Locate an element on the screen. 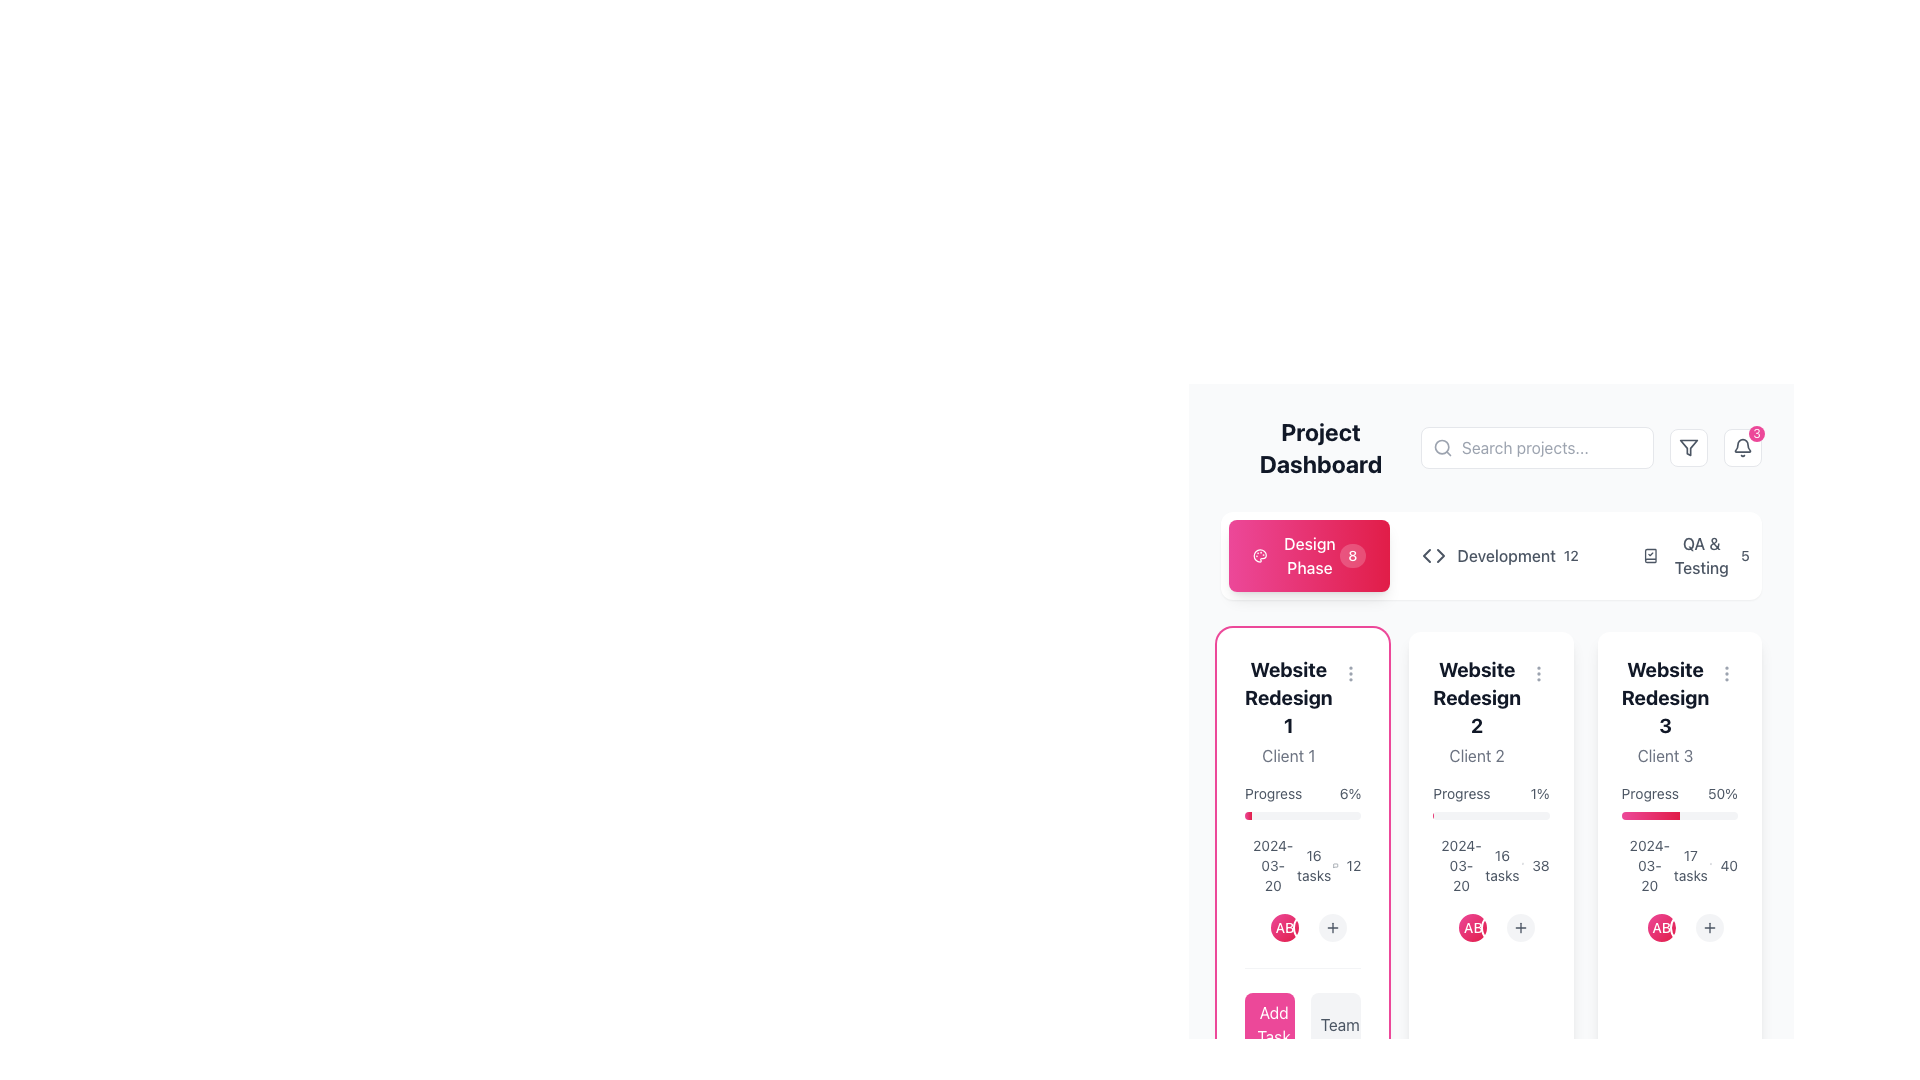 Image resolution: width=1920 pixels, height=1080 pixels. the Progress bar indicating 6% completion in the 'Website Redesign 1' project card on the 'Project Dashboard' is located at coordinates (1303, 816).